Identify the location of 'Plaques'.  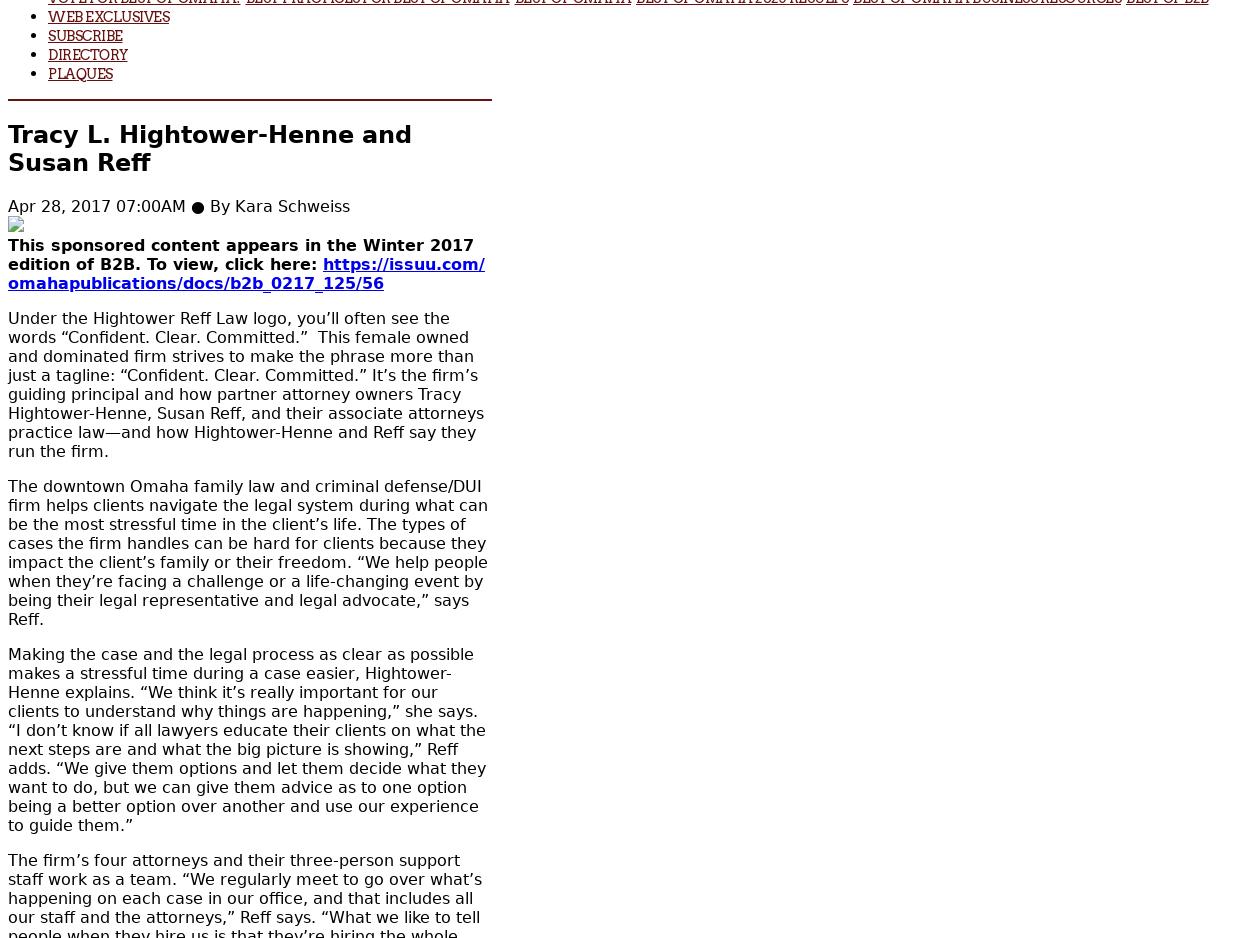
(80, 72).